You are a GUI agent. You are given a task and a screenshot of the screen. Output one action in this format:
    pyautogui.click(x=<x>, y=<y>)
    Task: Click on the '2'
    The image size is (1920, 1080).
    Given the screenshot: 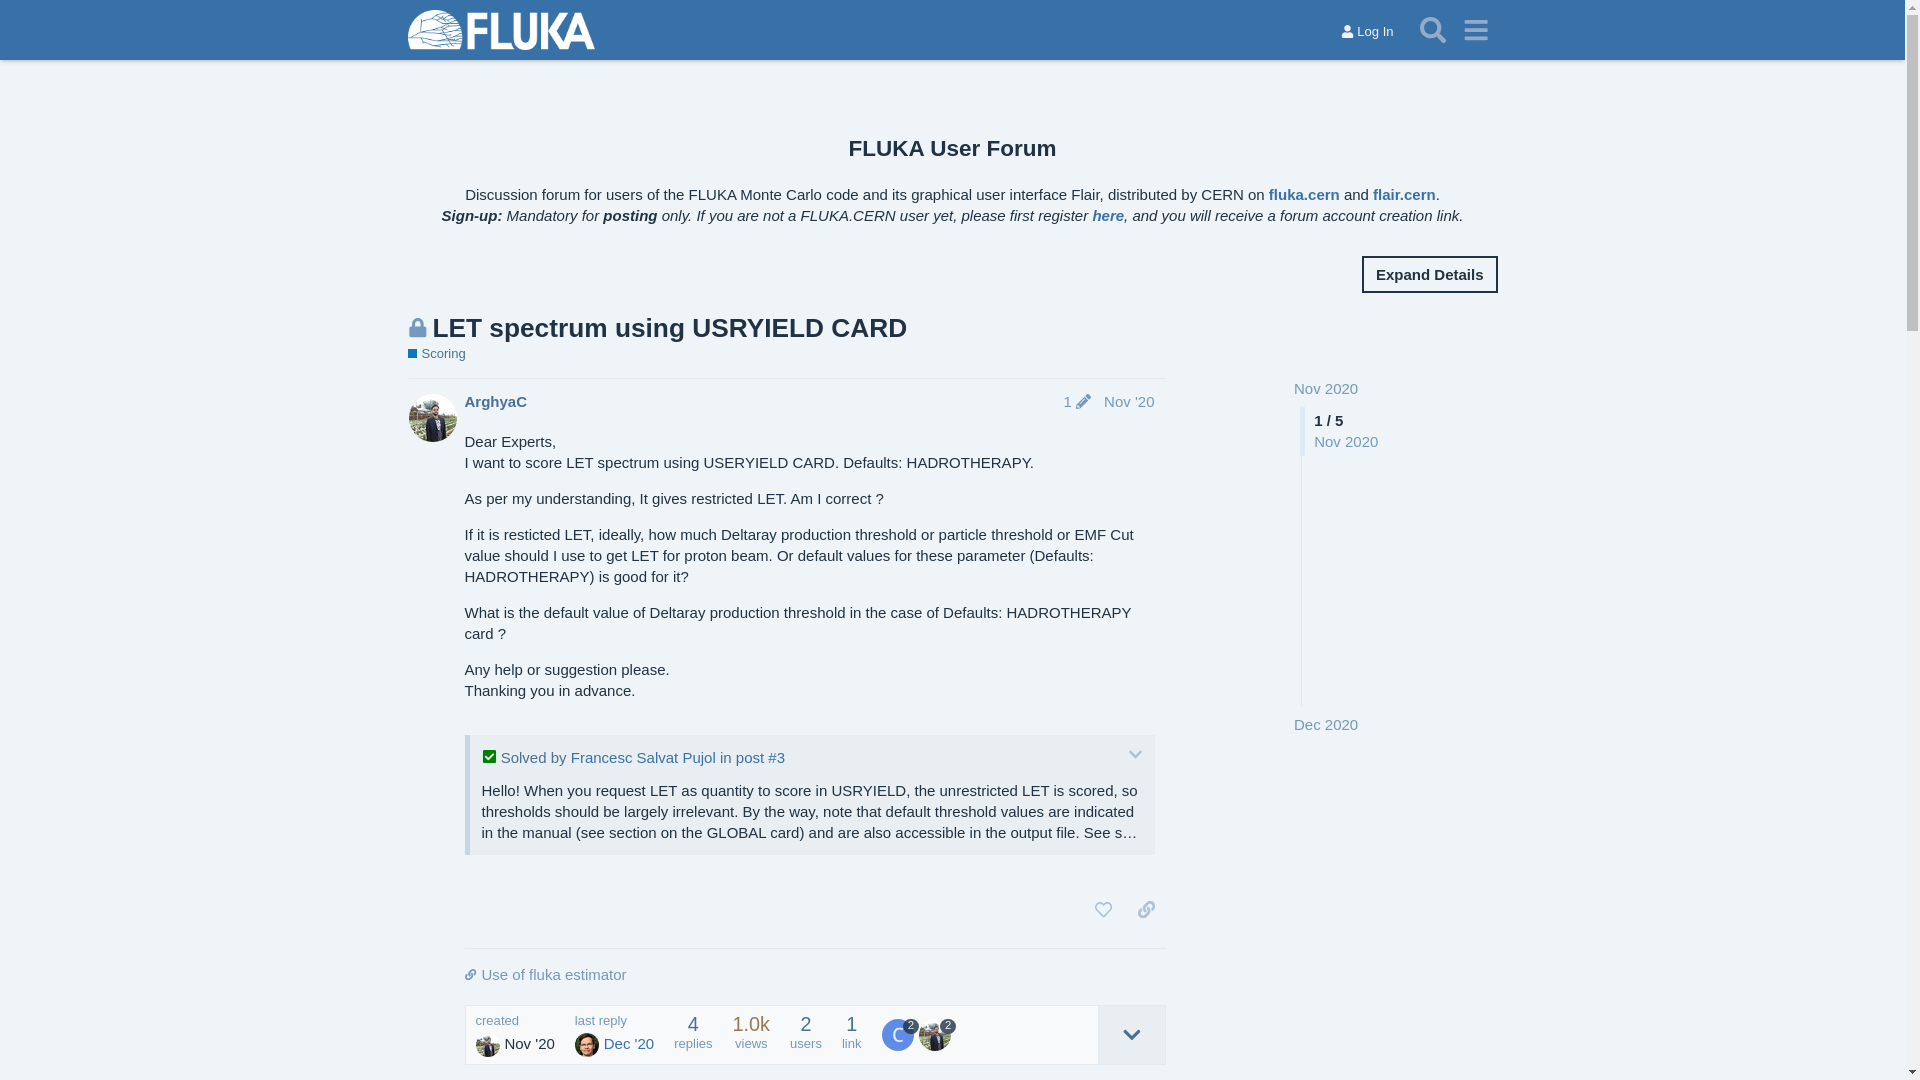 What is the action you would take?
    pyautogui.click(x=899, y=1034)
    